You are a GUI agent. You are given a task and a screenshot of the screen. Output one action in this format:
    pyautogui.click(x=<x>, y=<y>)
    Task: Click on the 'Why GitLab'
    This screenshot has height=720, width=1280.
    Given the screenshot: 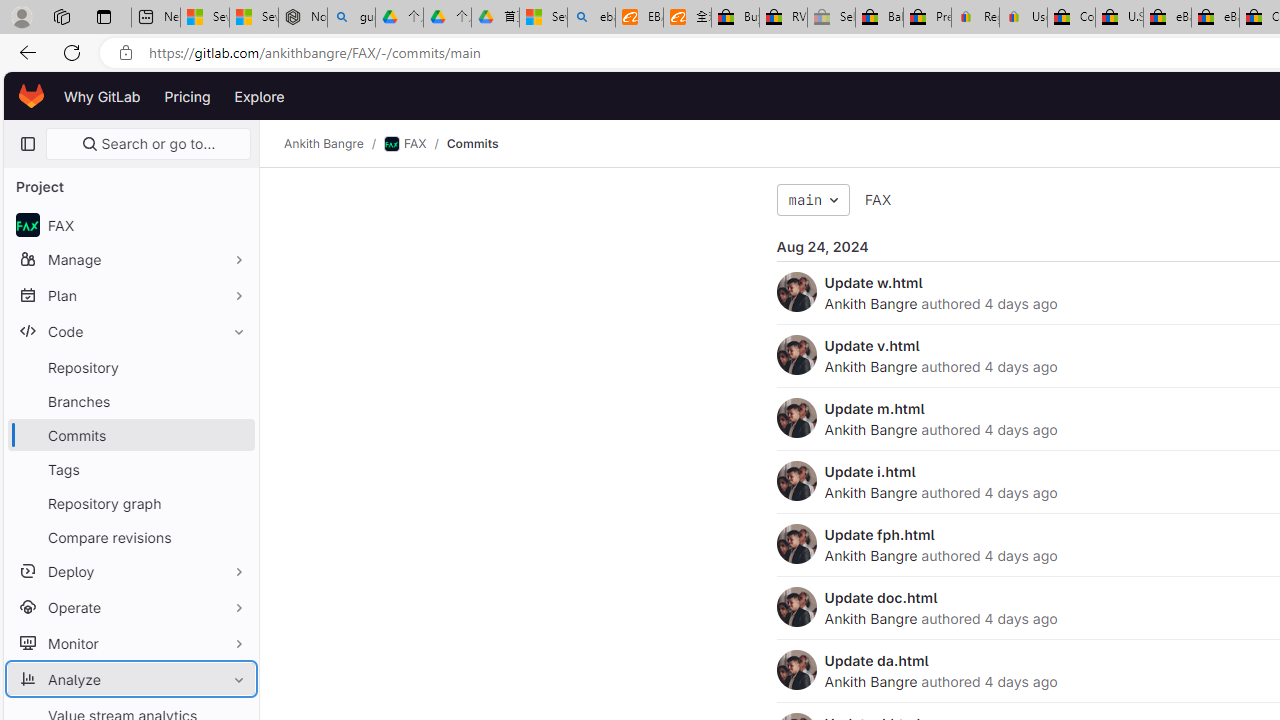 What is the action you would take?
    pyautogui.click(x=101, y=96)
    